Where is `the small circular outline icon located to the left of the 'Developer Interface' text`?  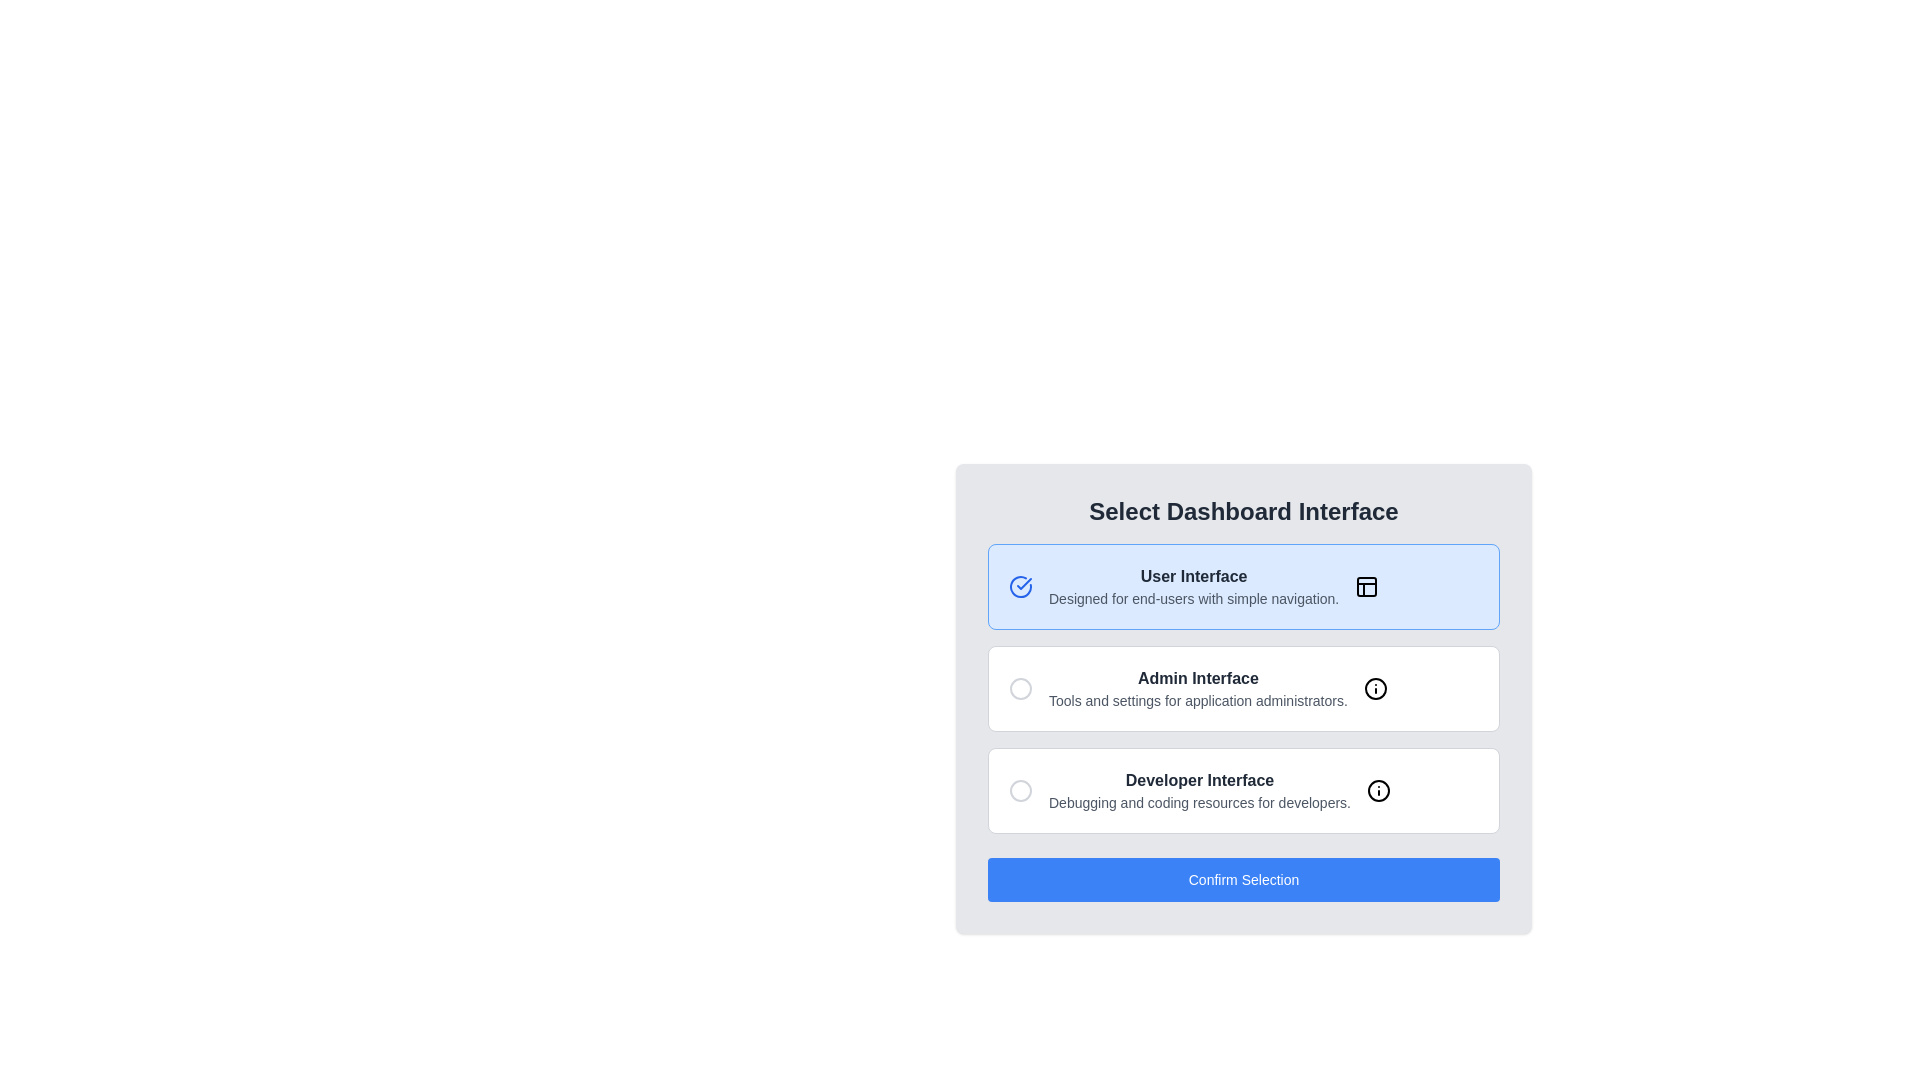
the small circular outline icon located to the left of the 'Developer Interface' text is located at coordinates (1021, 789).